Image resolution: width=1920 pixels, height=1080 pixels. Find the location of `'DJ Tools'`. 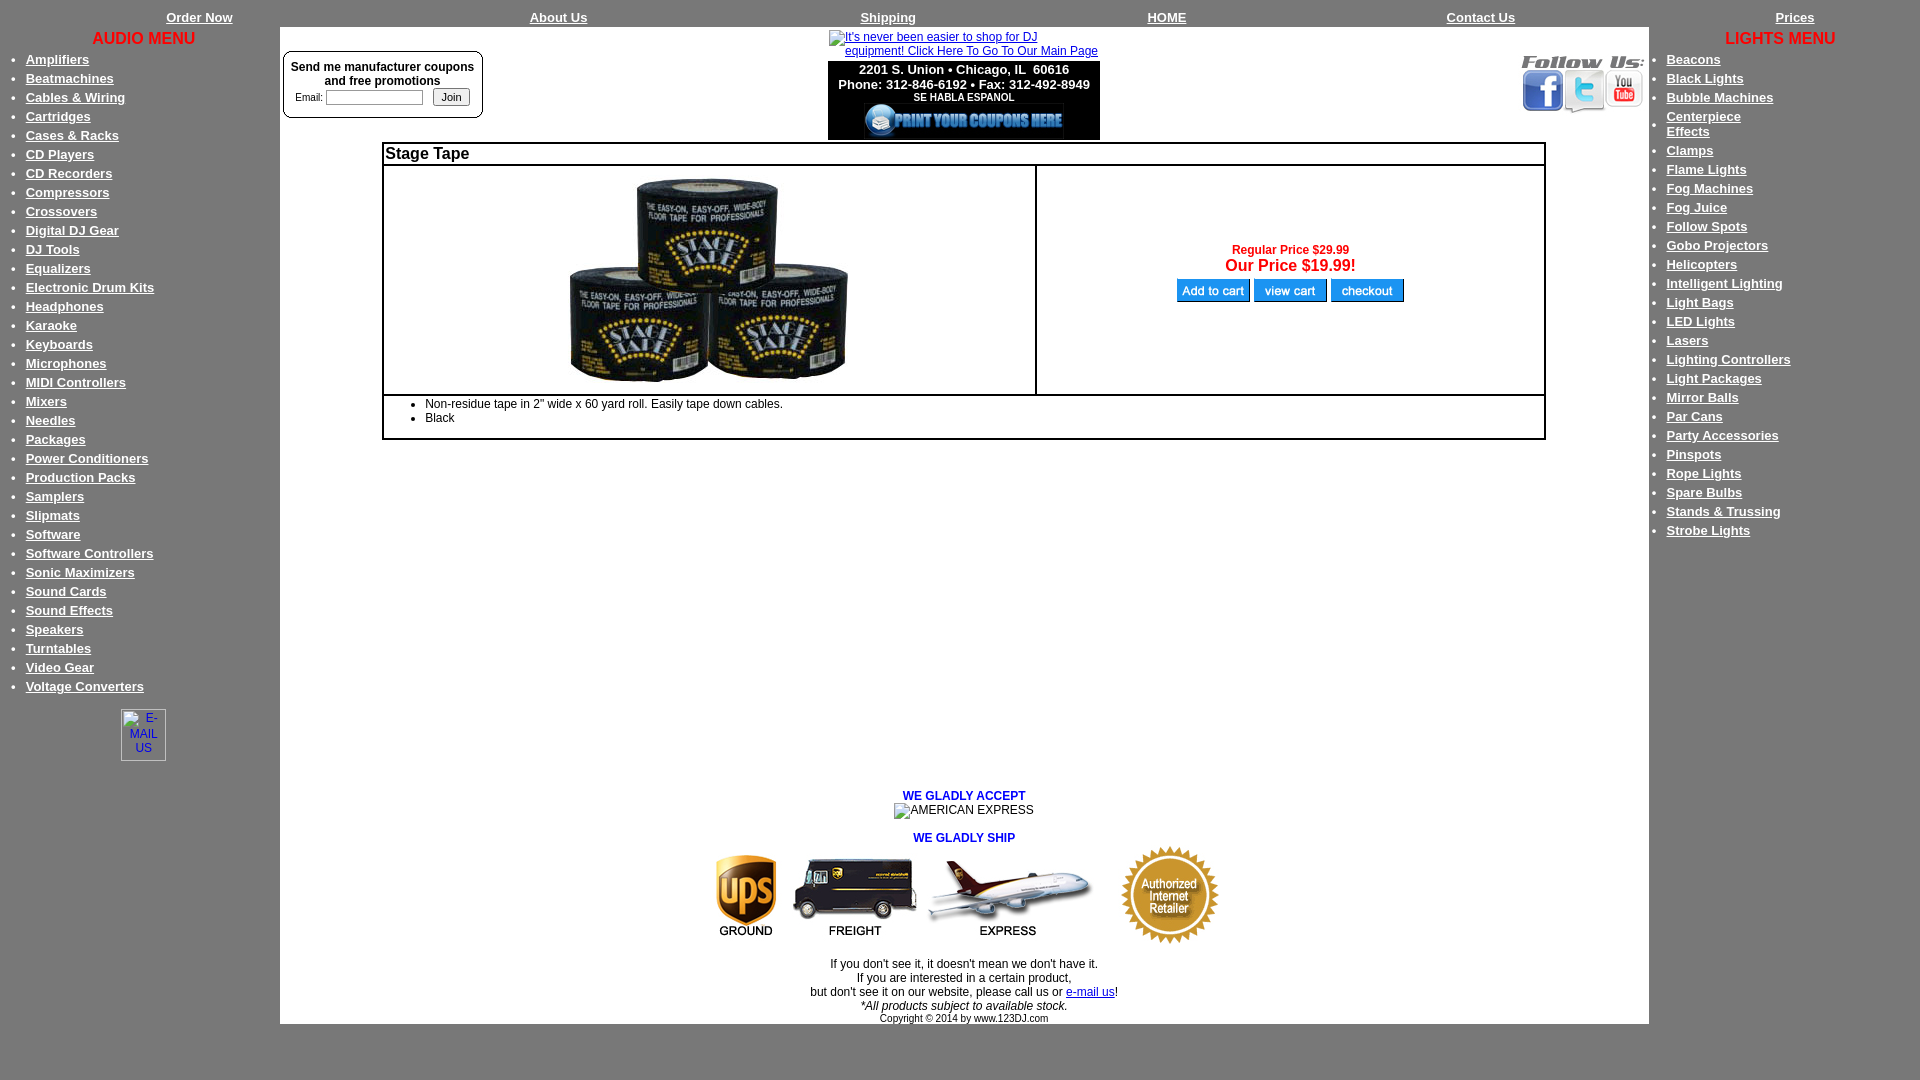

'DJ Tools' is located at coordinates (52, 248).